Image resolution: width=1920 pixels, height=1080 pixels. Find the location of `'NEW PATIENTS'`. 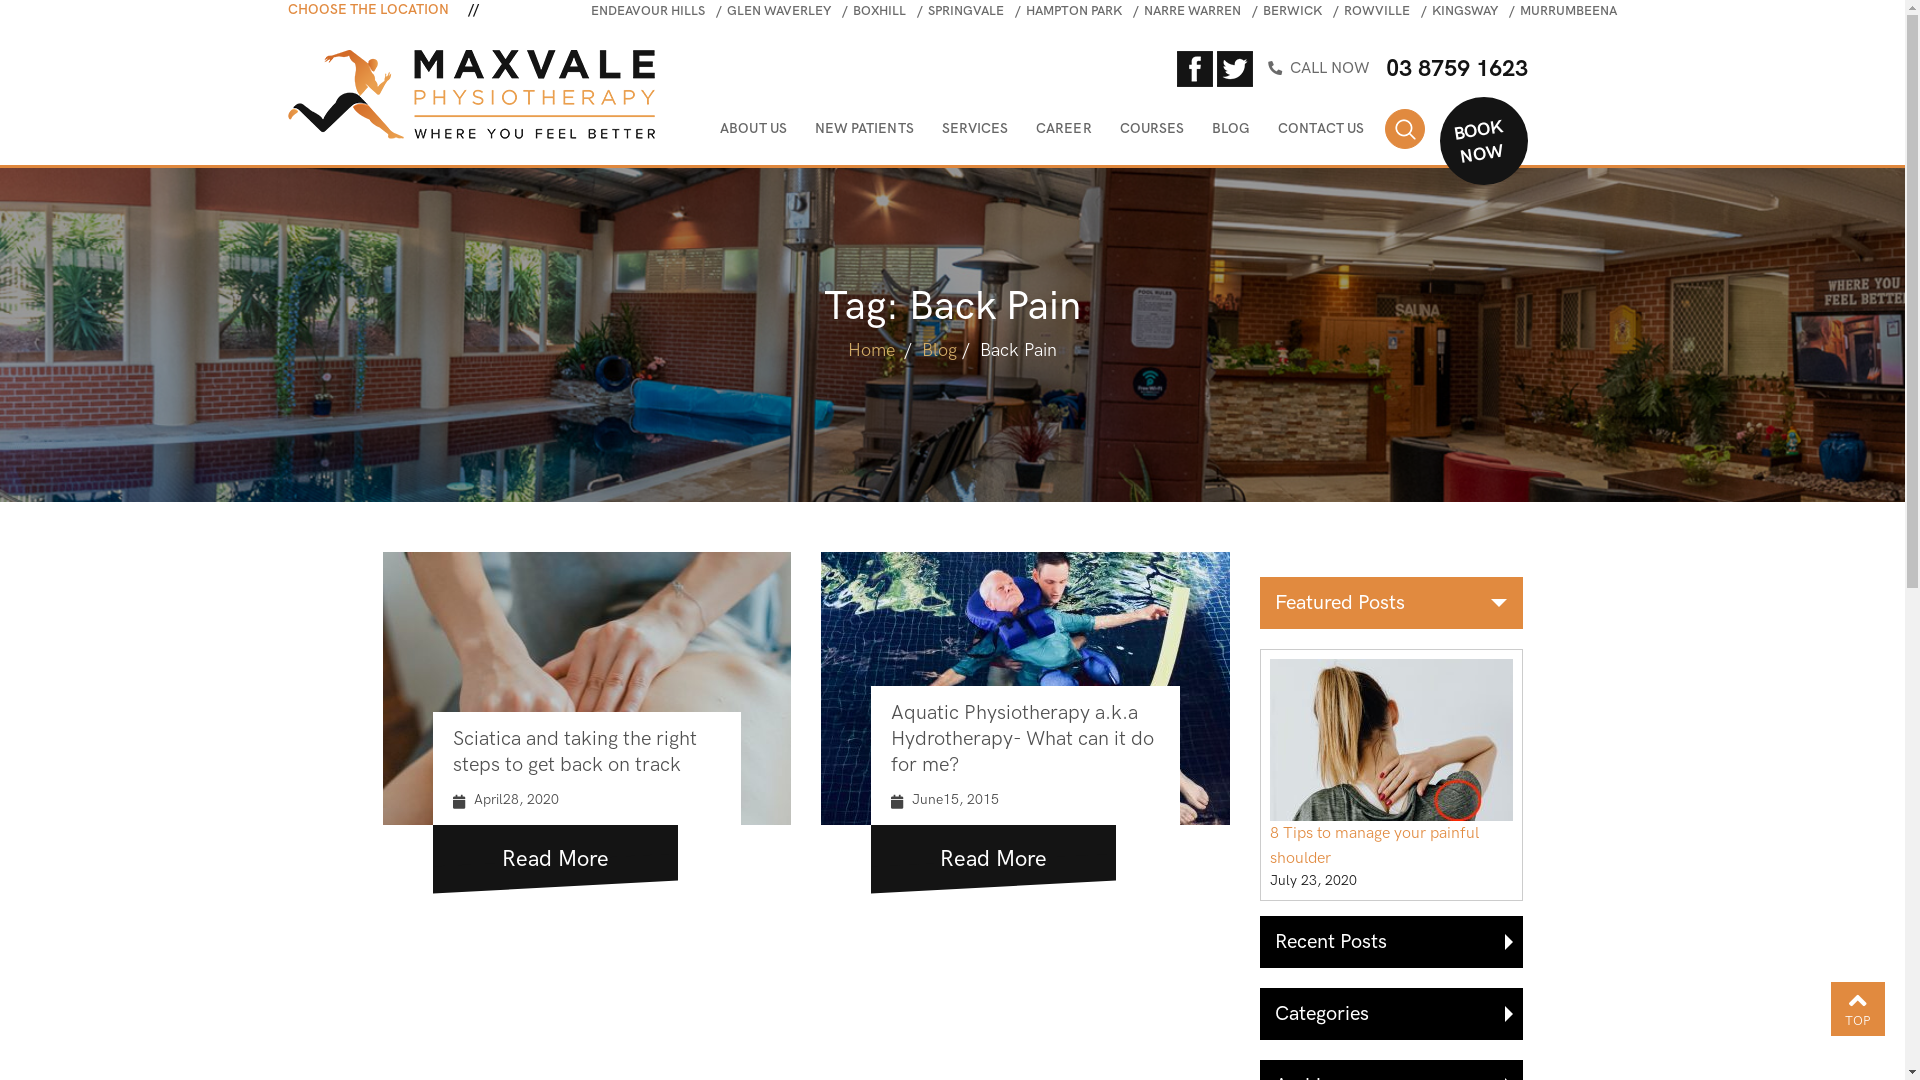

'NEW PATIENTS' is located at coordinates (864, 132).